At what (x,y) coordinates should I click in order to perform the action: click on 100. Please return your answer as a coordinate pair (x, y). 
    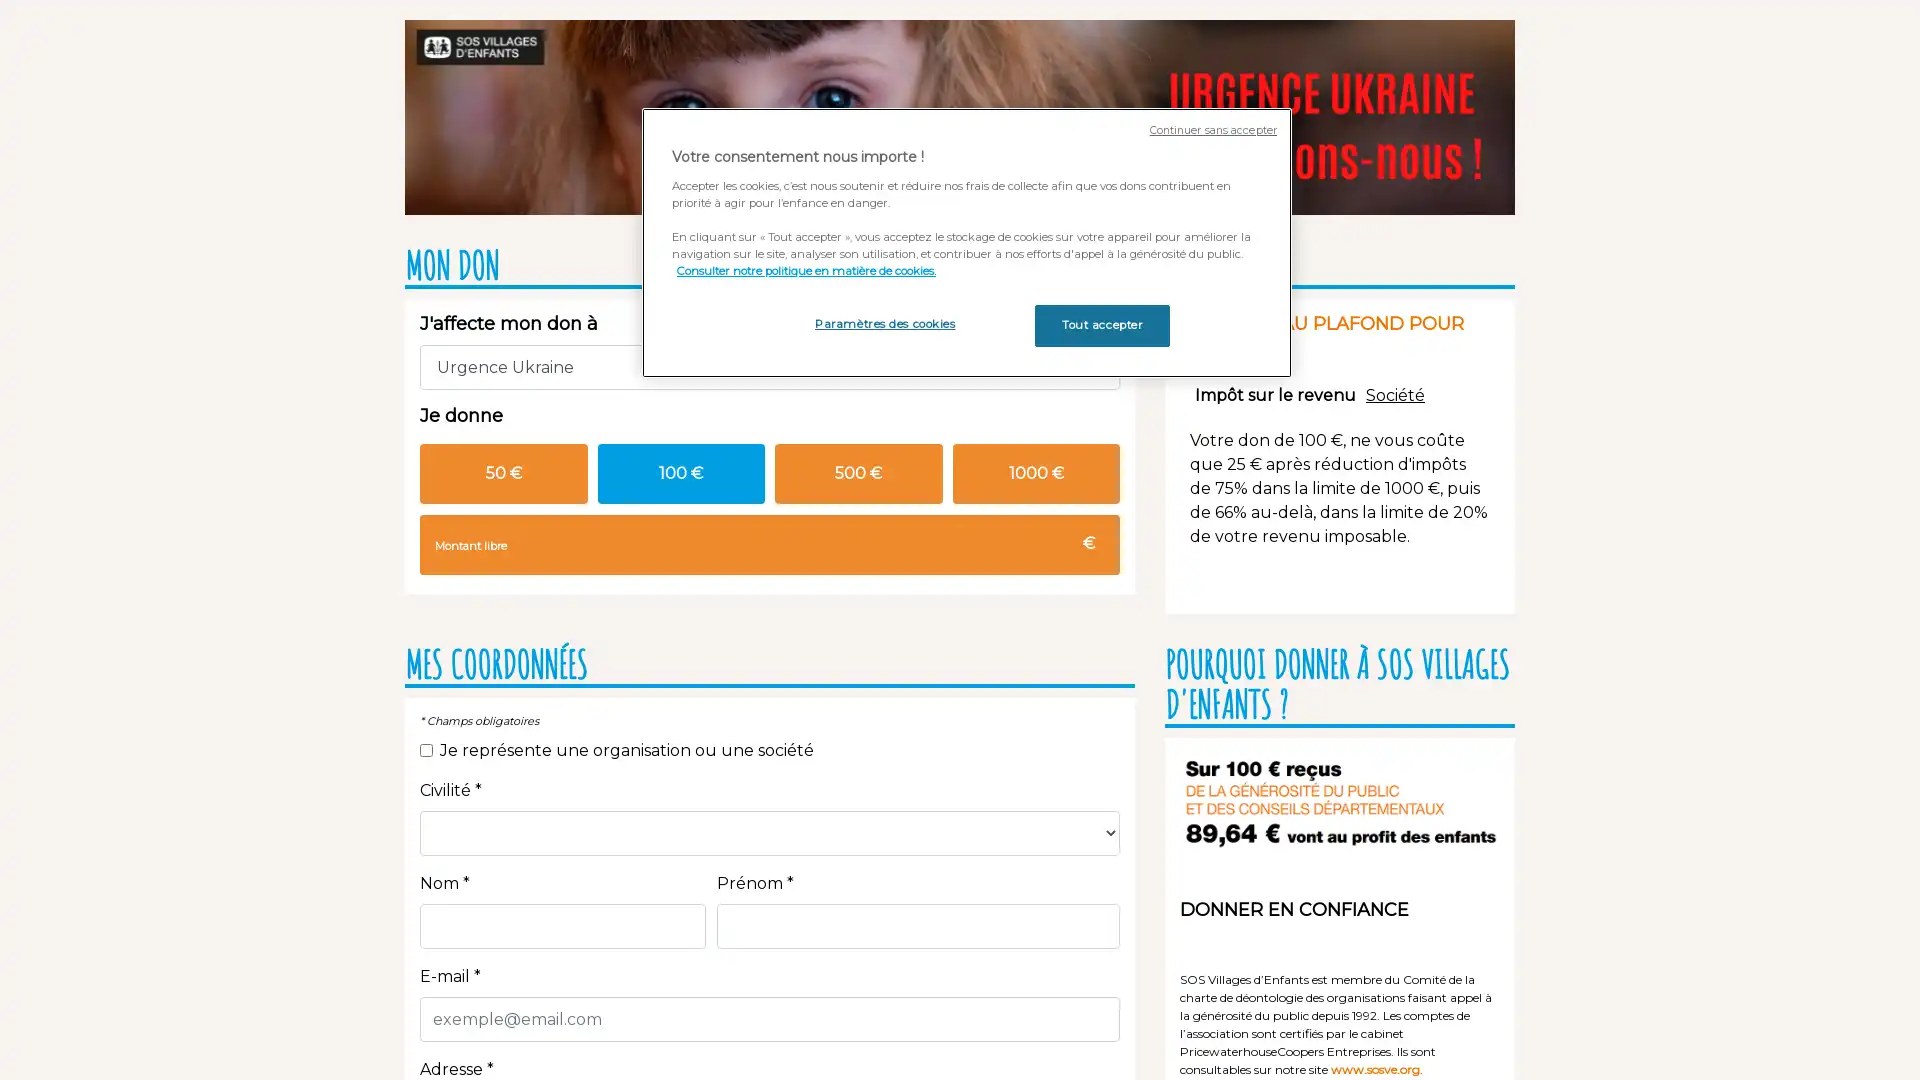
    Looking at the image, I should click on (681, 473).